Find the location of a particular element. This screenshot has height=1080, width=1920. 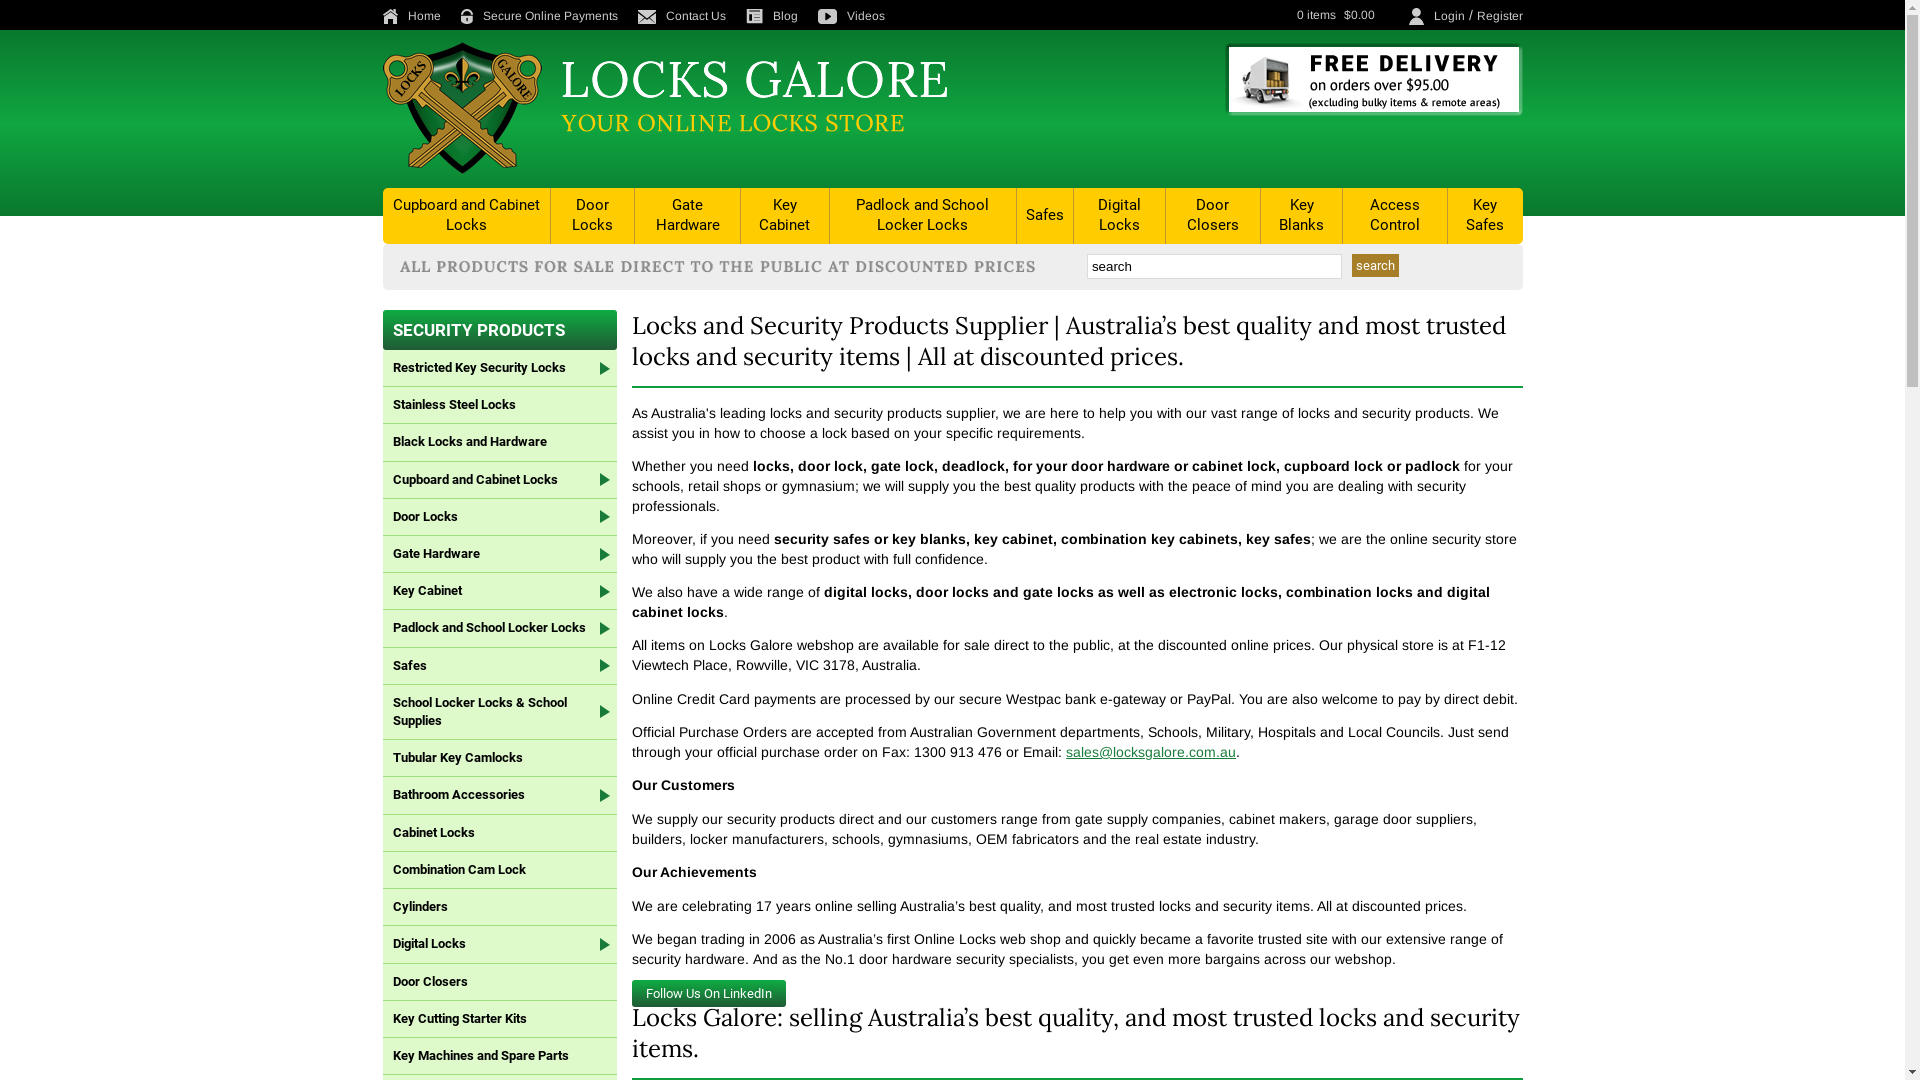

'Safes' is located at coordinates (1044, 216).